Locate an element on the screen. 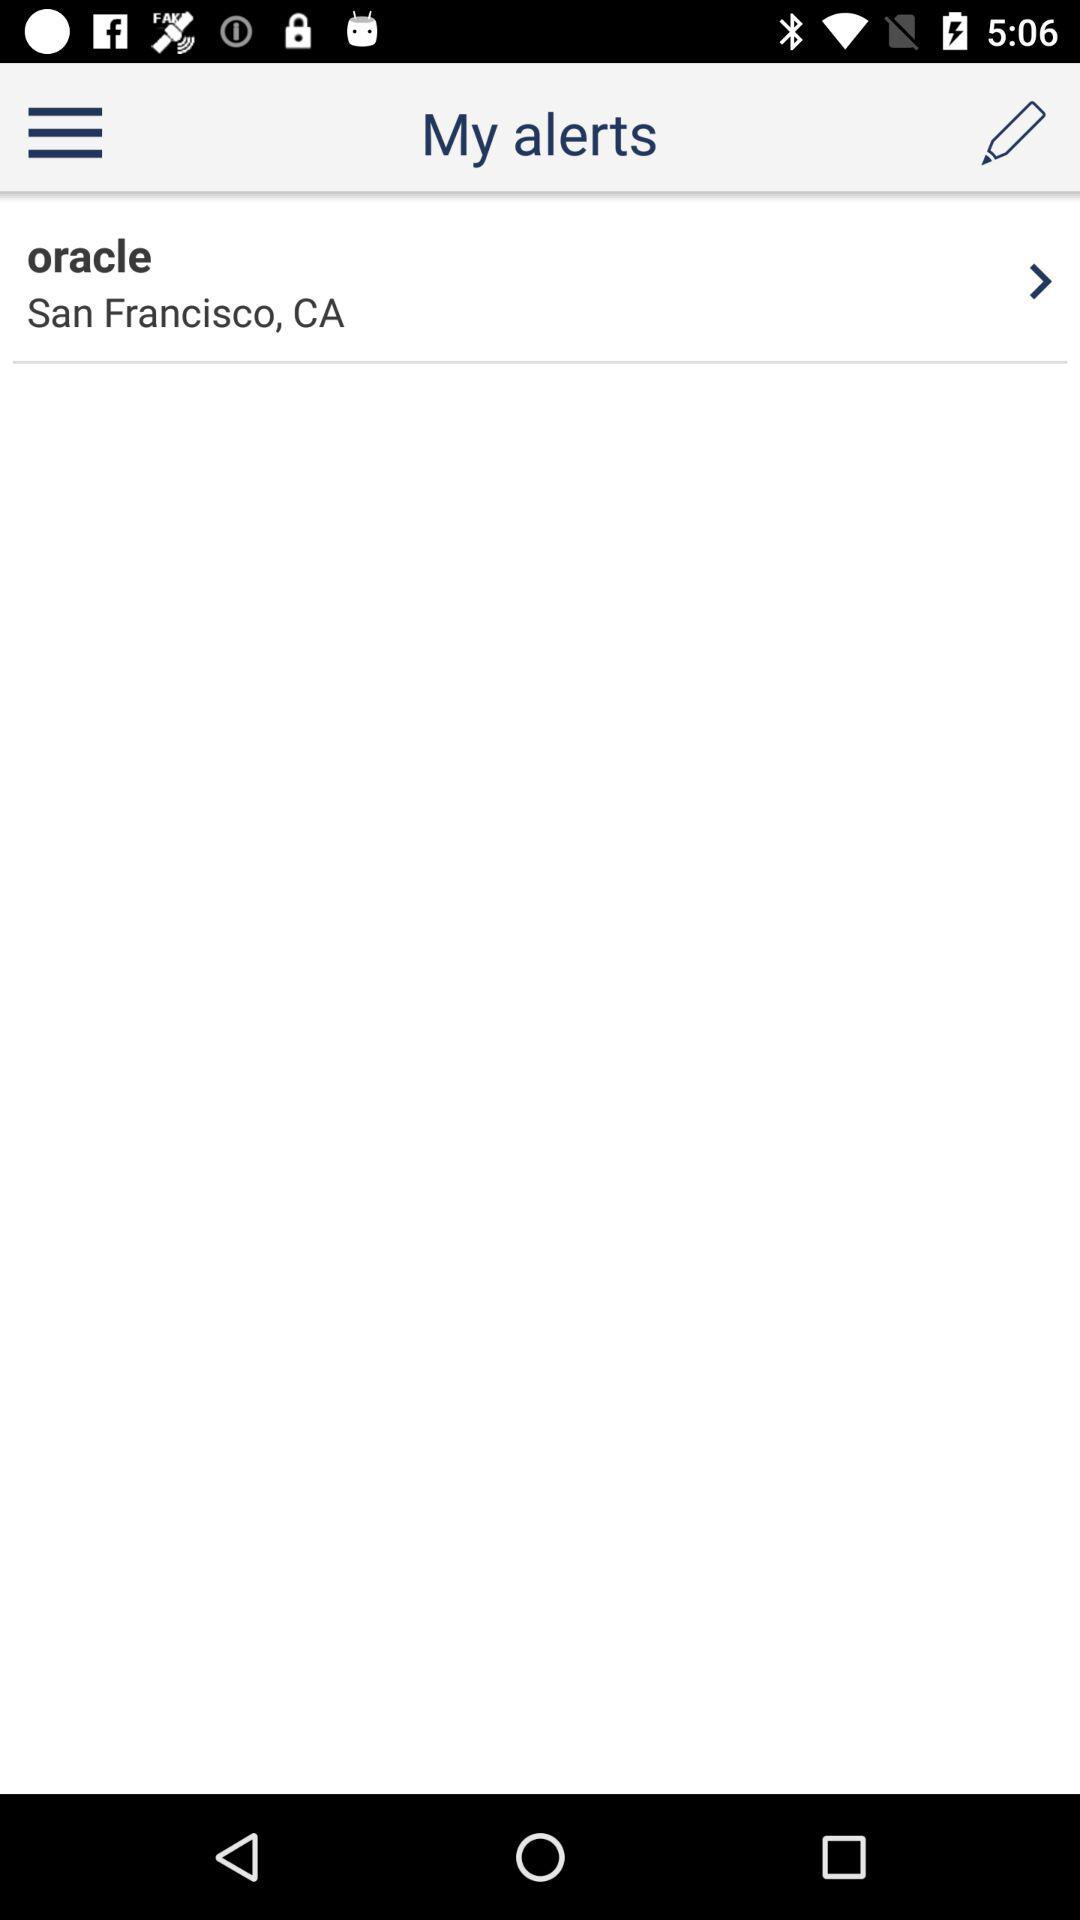 This screenshot has height=1920, width=1080. item to the left of the 4 is located at coordinates (185, 310).